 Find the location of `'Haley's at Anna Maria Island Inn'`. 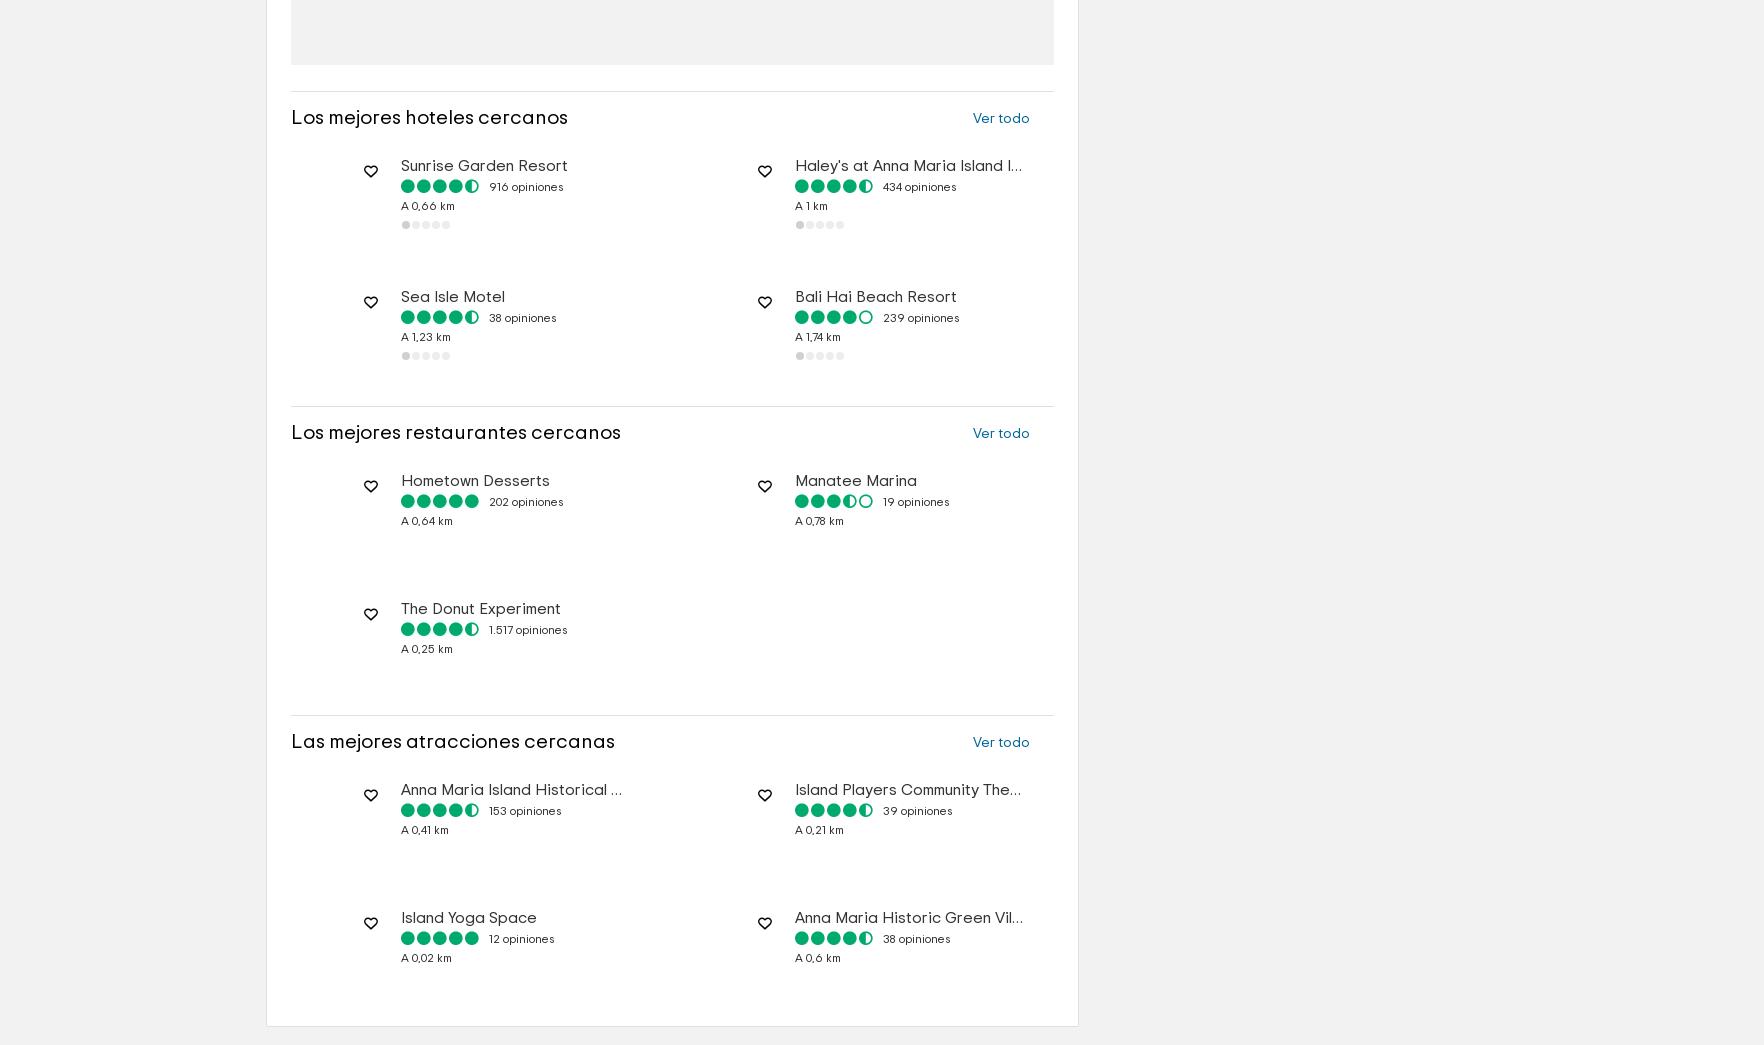

'Haley's at Anna Maria Island Inn' is located at coordinates (910, 226).